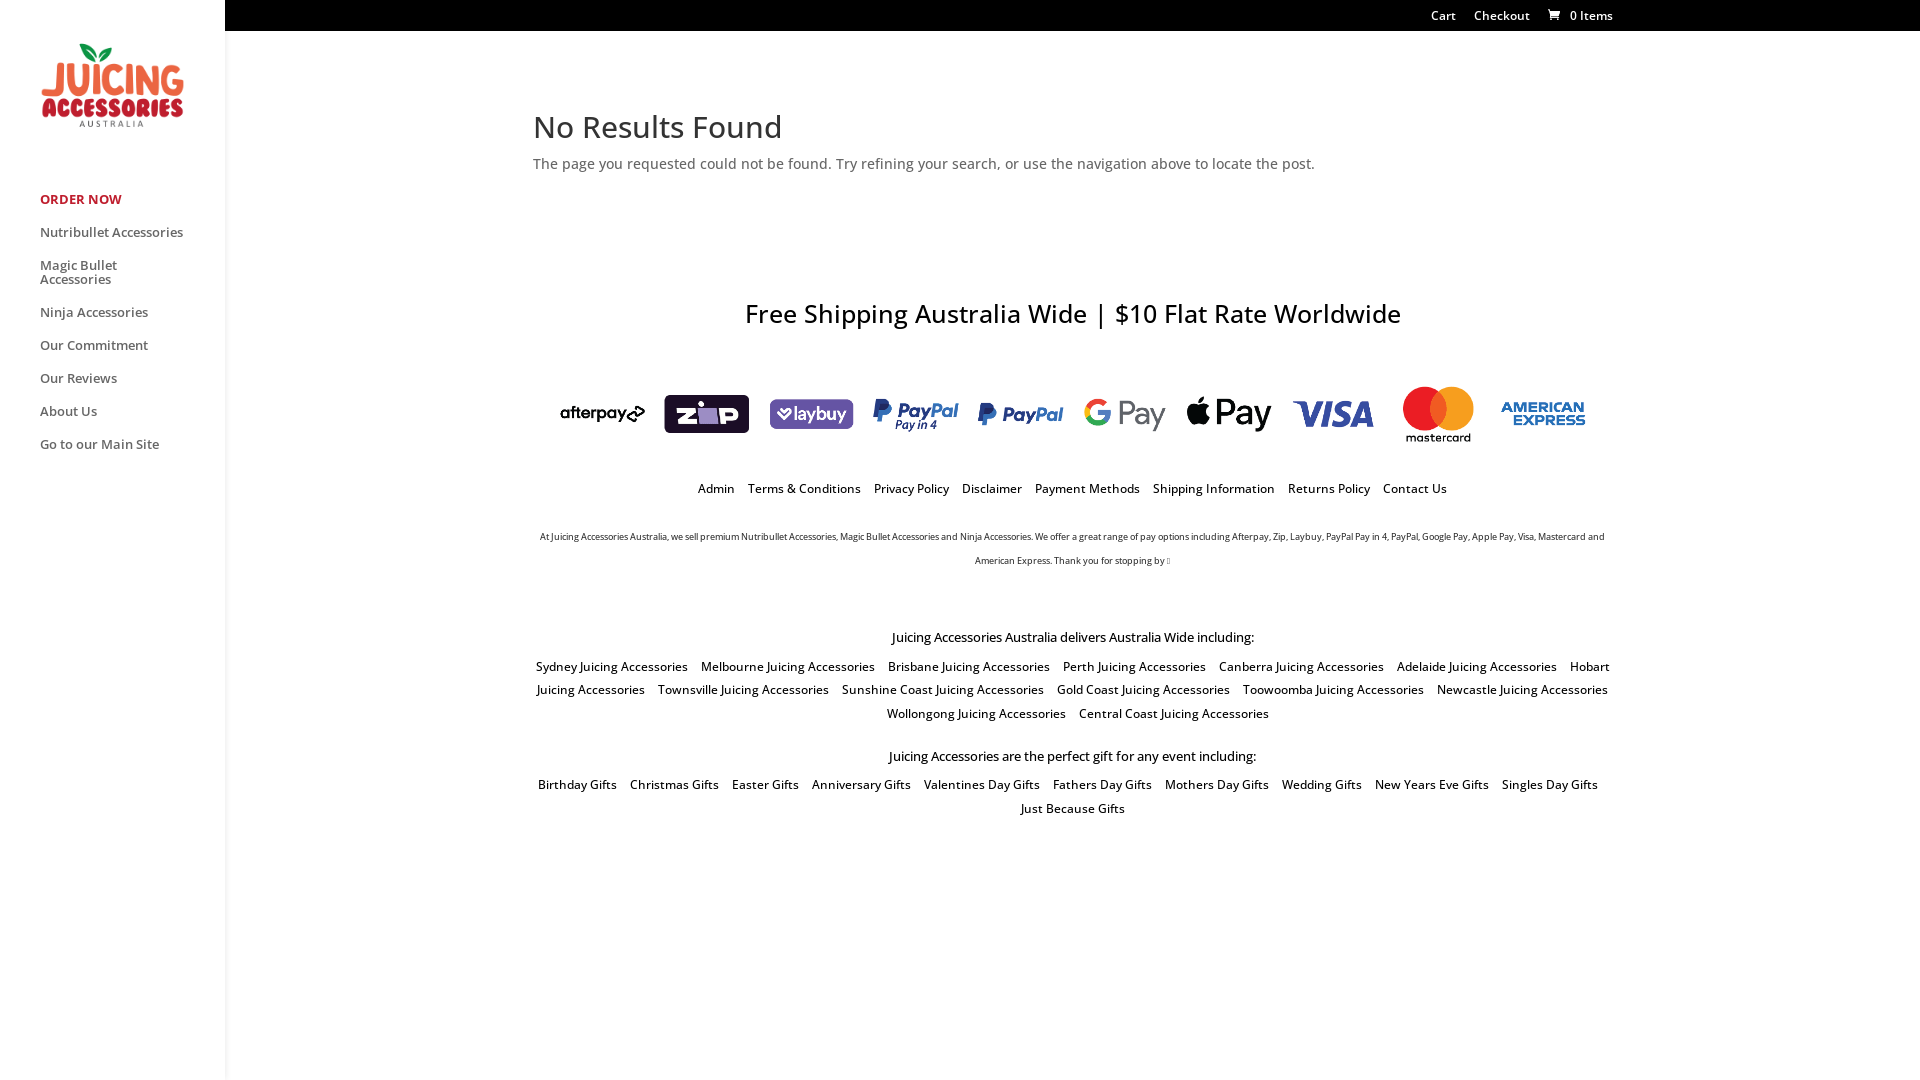 The image size is (1920, 1080). Describe the element at coordinates (1442, 20) in the screenshot. I see `'Cart'` at that location.